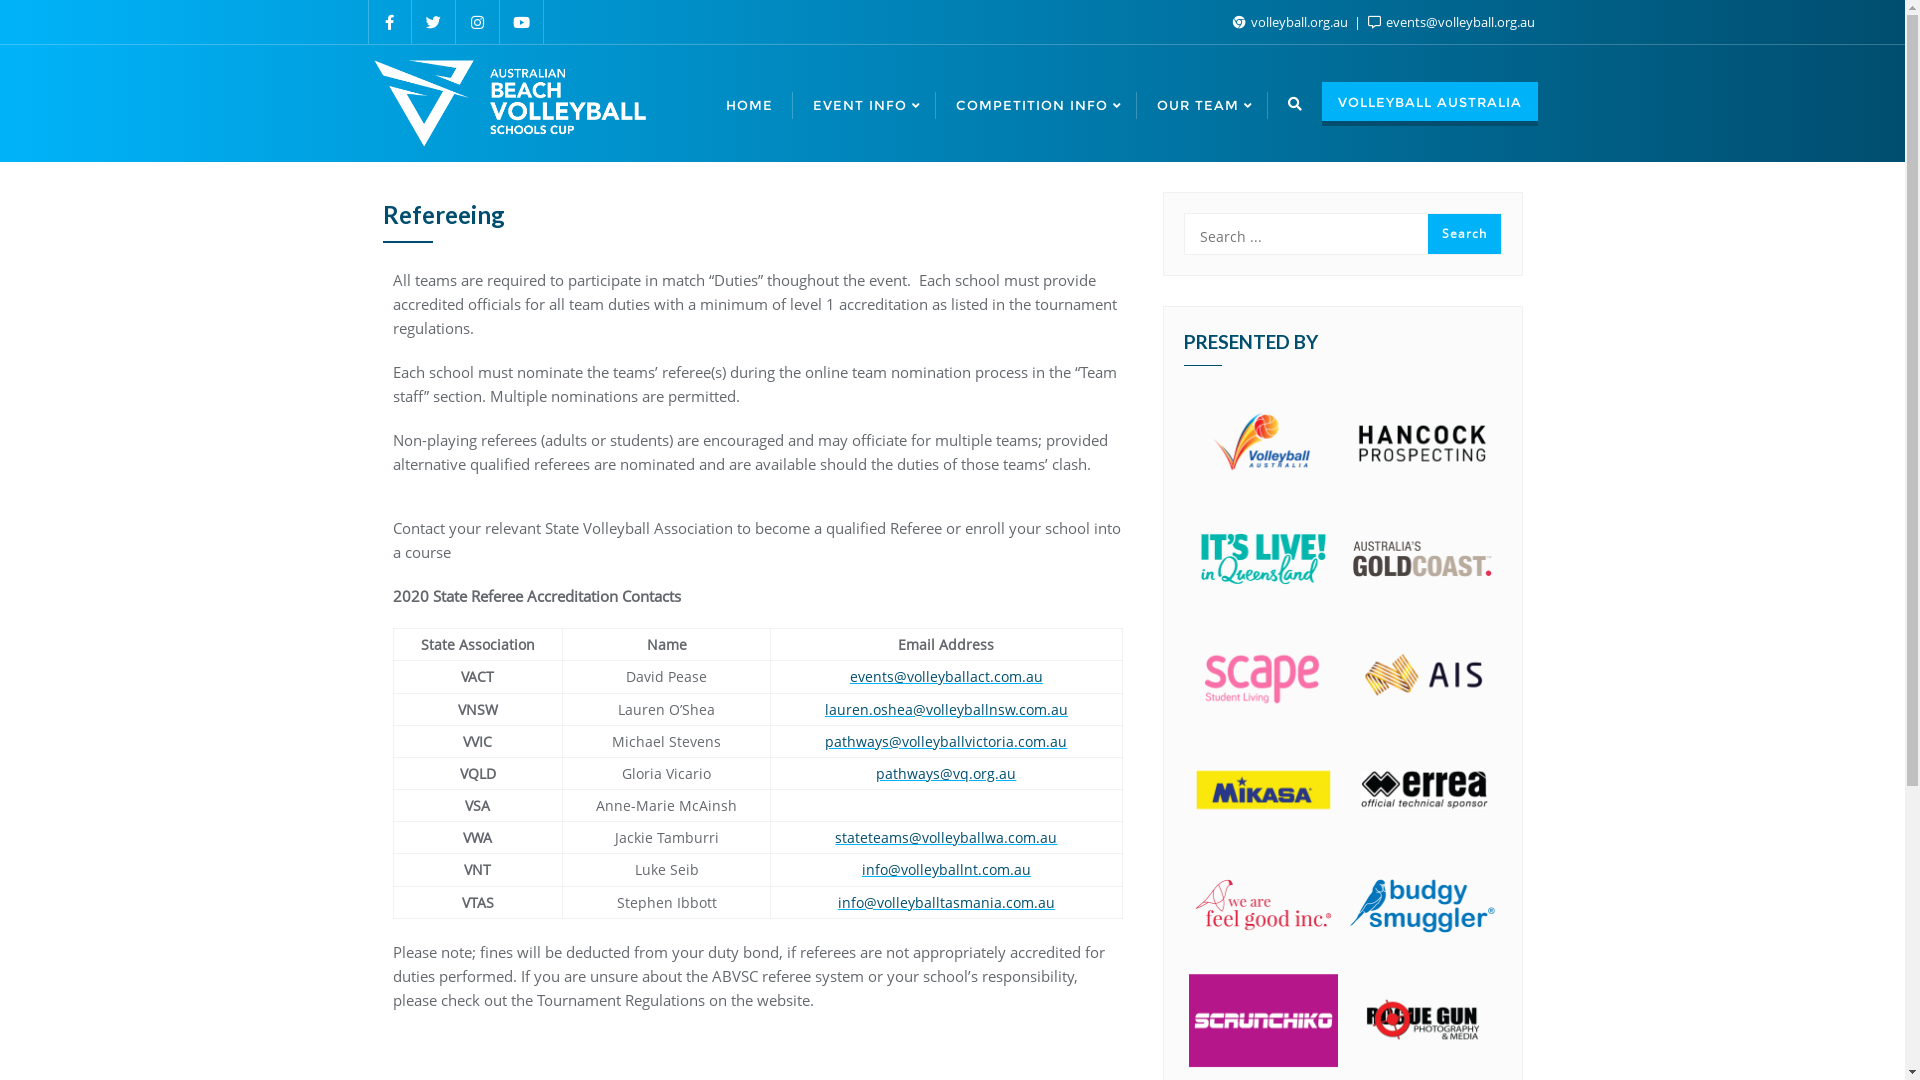  Describe the element at coordinates (945, 868) in the screenshot. I see `'info@volleyballnt.com.au'` at that location.